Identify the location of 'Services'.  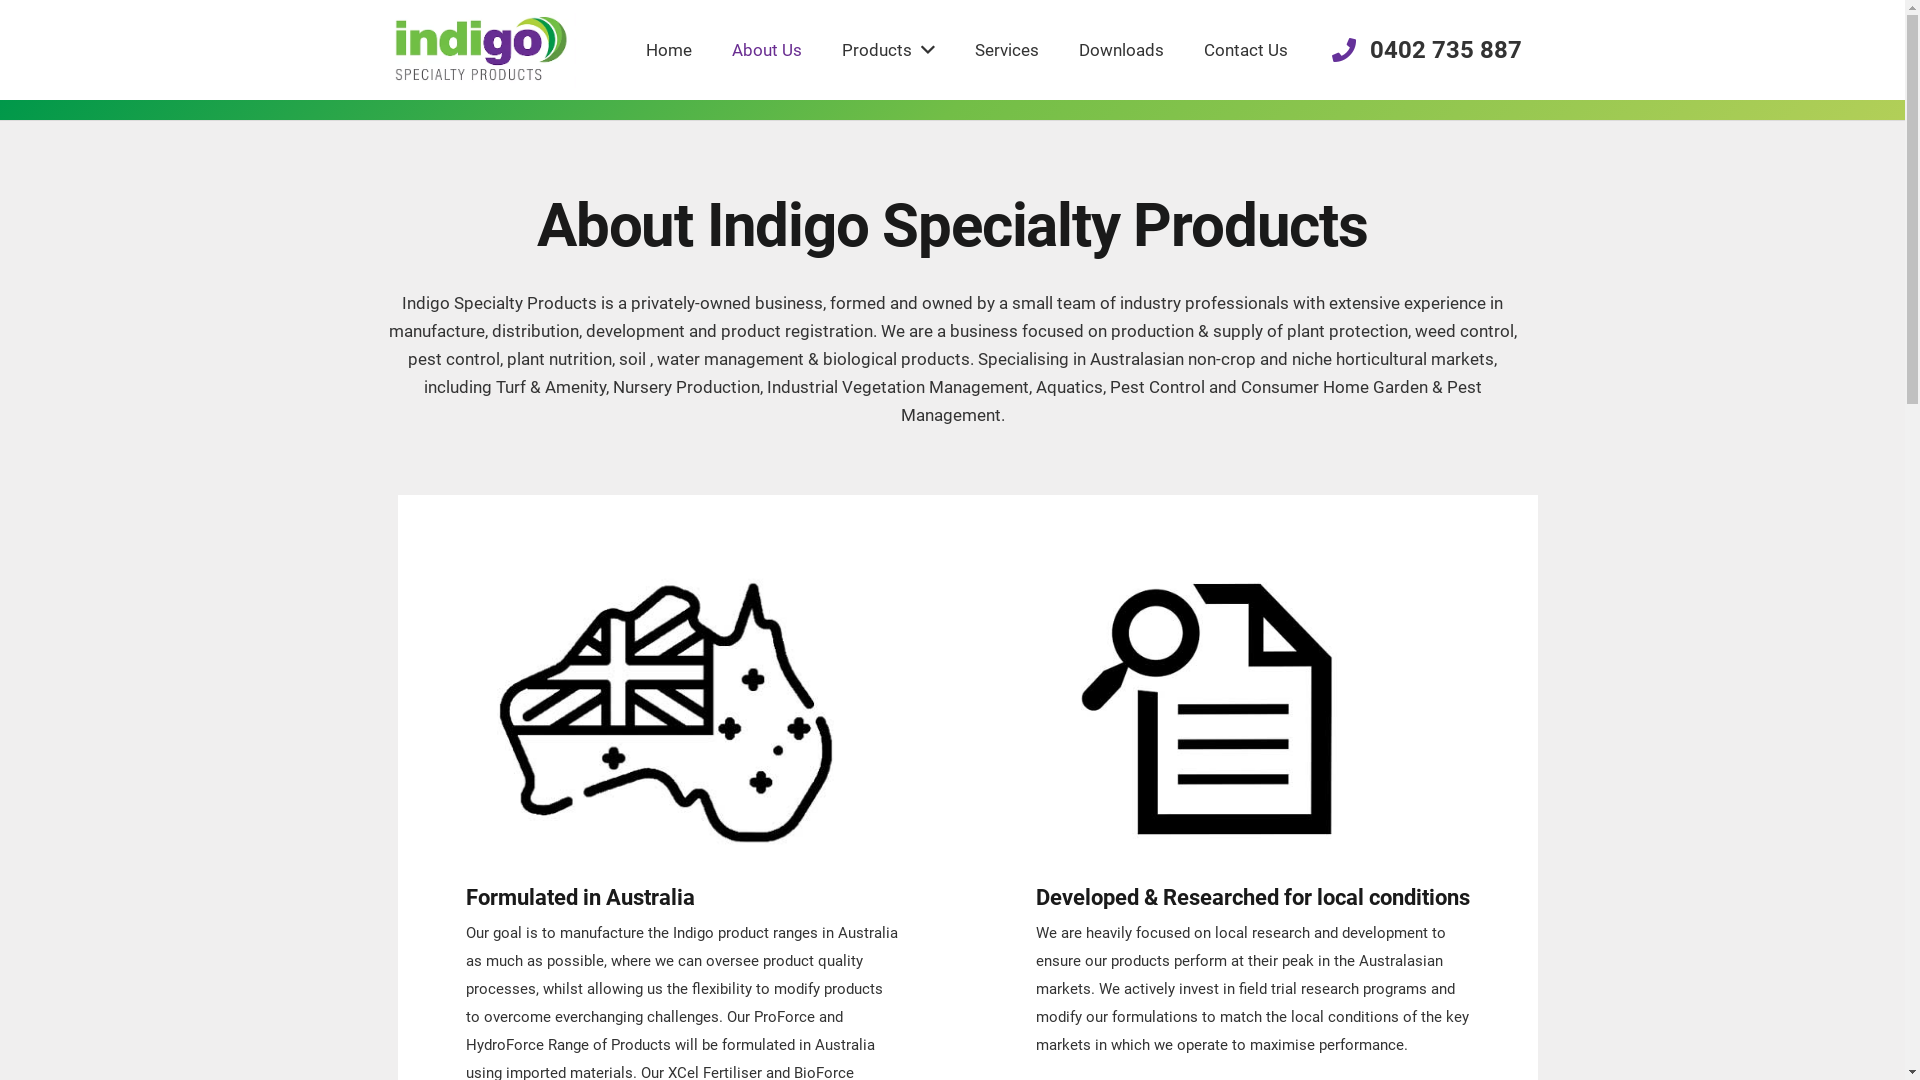
(1007, 49).